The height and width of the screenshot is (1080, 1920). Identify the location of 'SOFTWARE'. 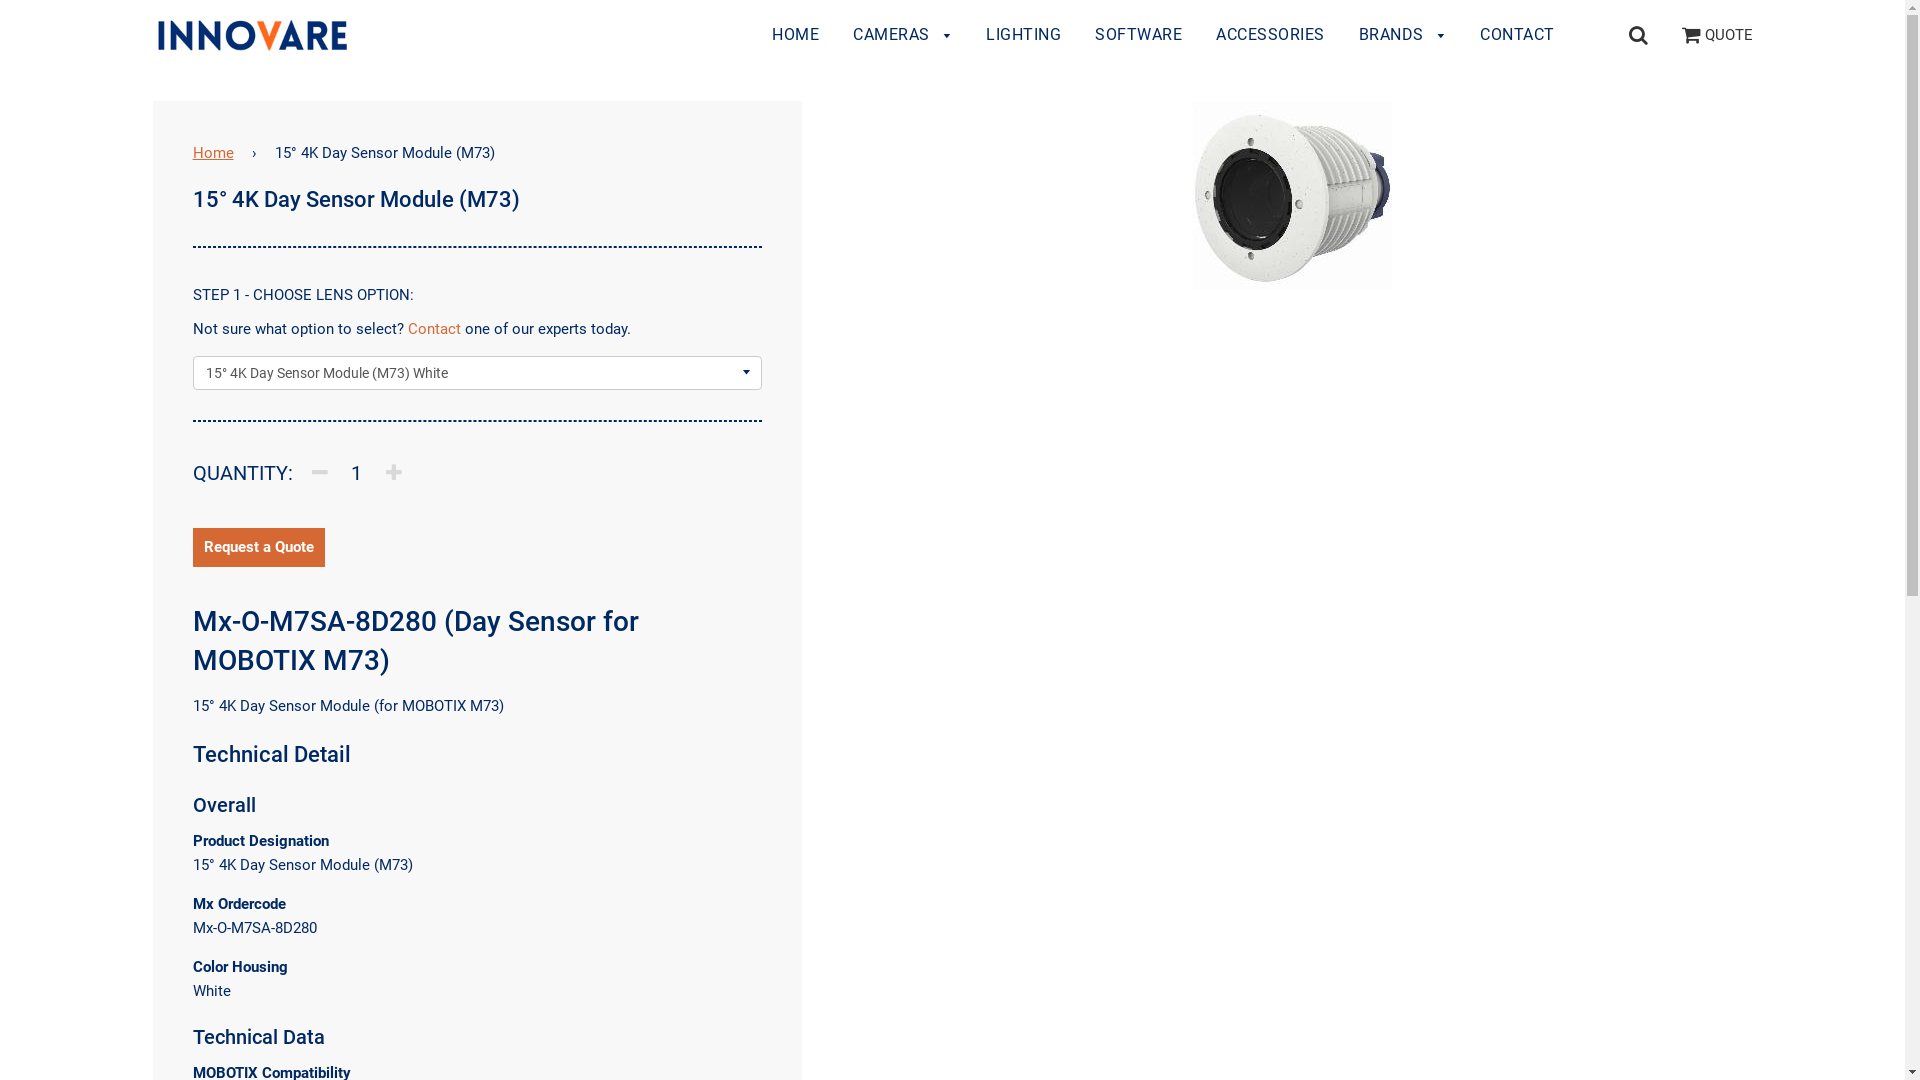
(1138, 34).